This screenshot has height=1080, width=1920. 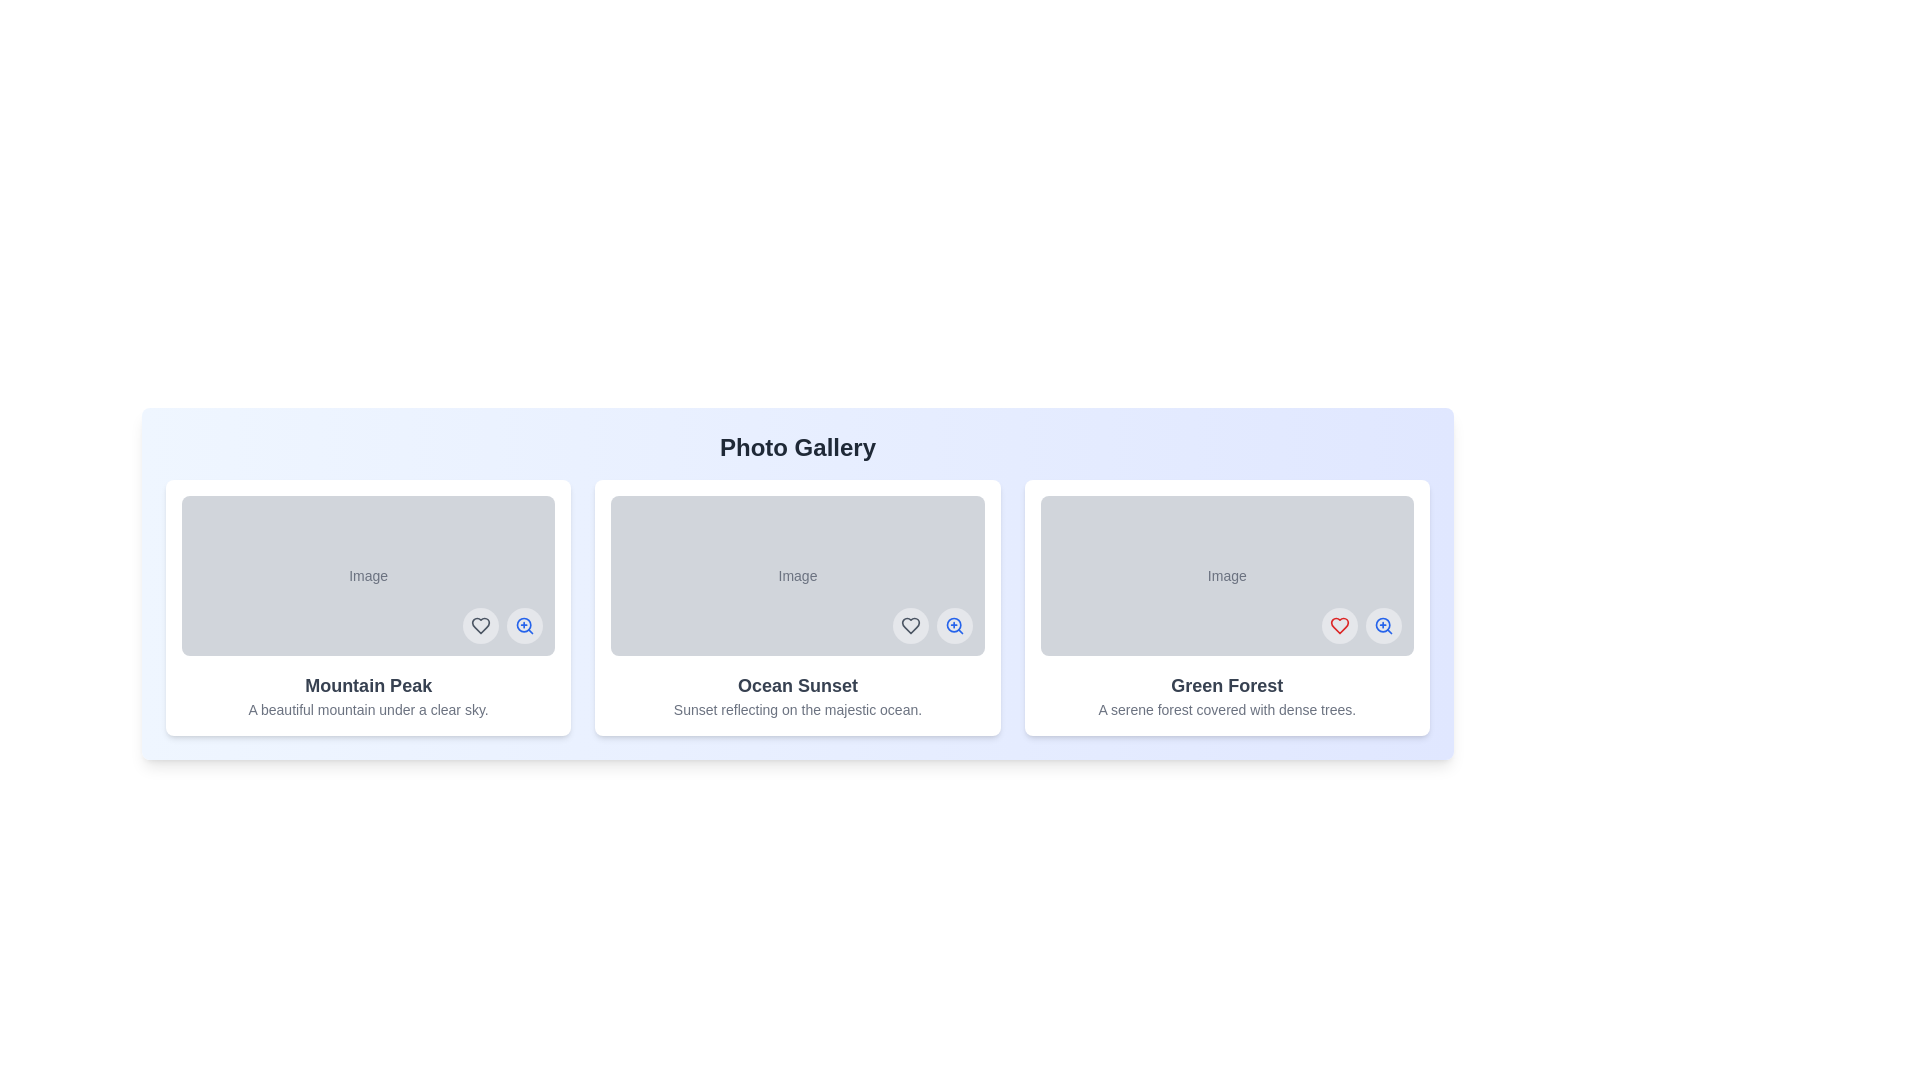 What do you see at coordinates (909, 624) in the screenshot?
I see `'like' button for the image titled 'Ocean Sunset' to toggle its liked state` at bounding box center [909, 624].